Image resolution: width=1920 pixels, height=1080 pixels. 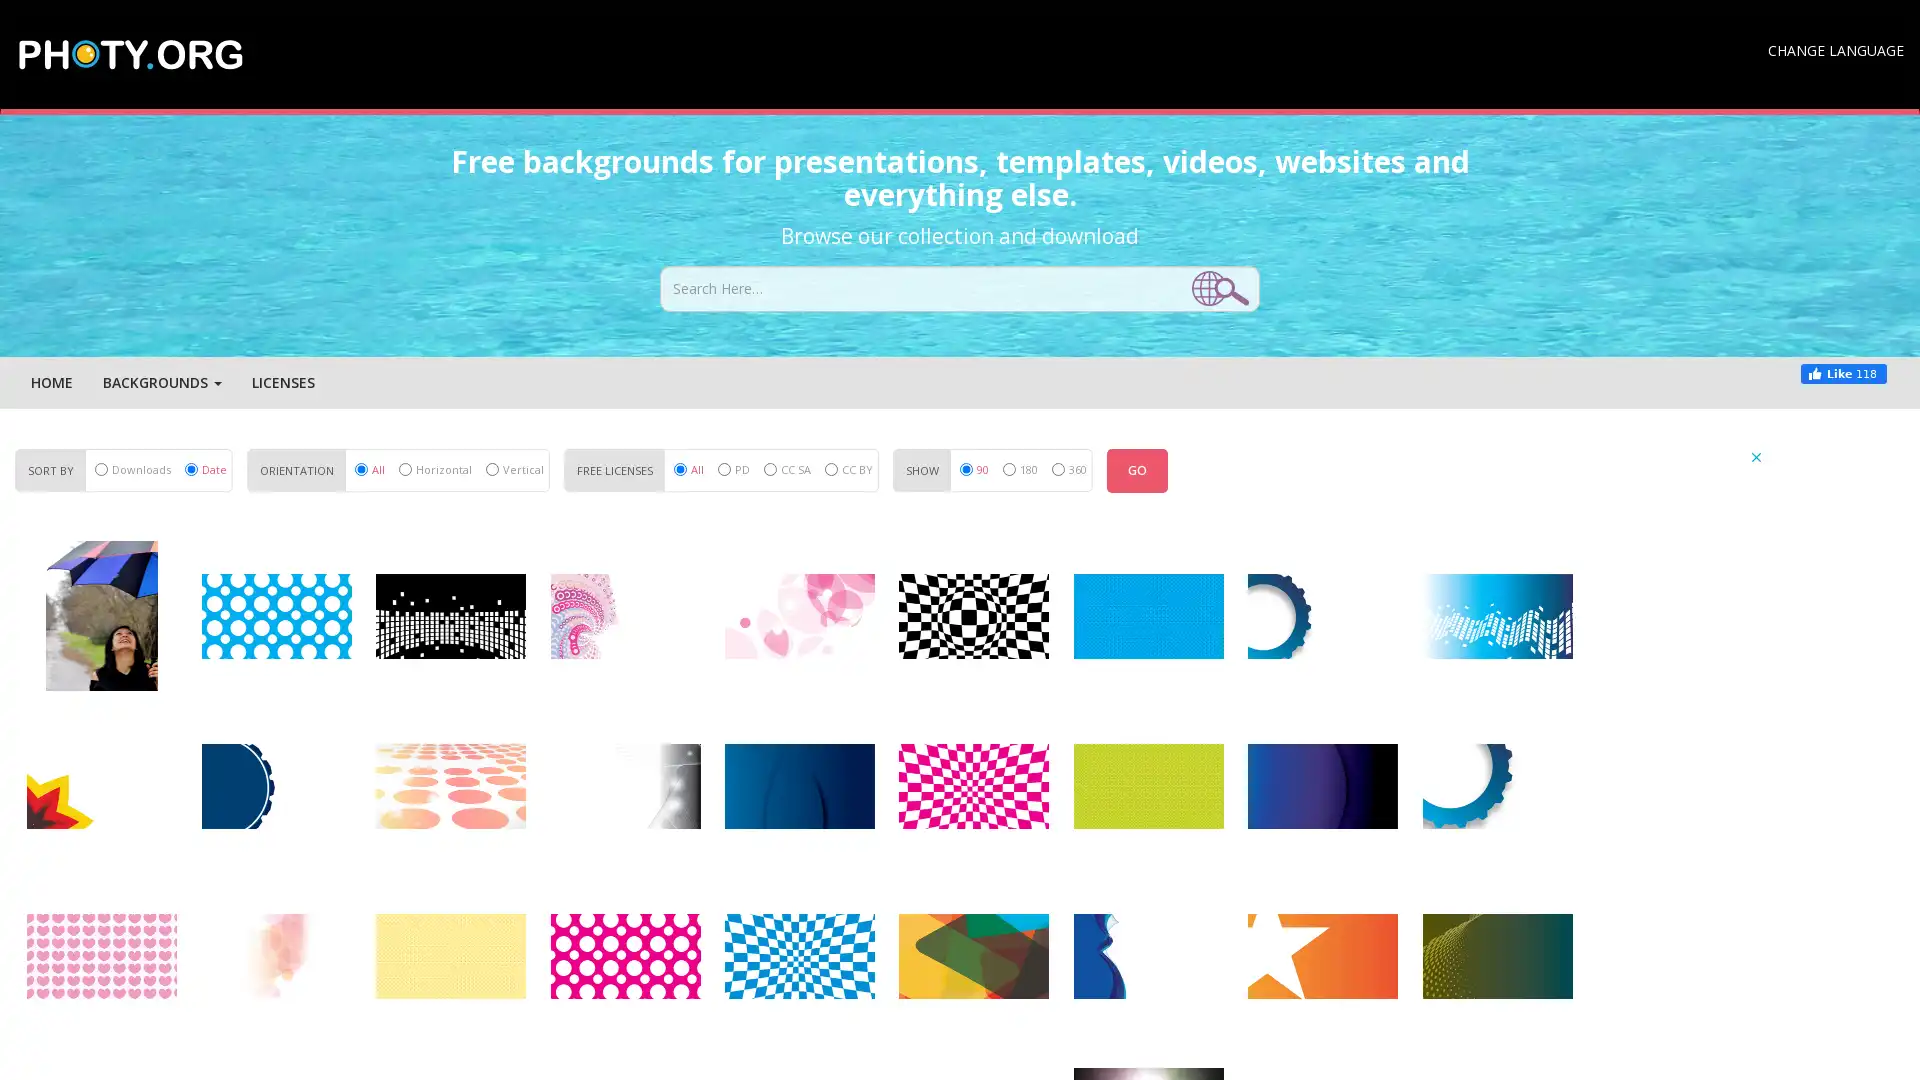 I want to click on GO, so click(x=1137, y=470).